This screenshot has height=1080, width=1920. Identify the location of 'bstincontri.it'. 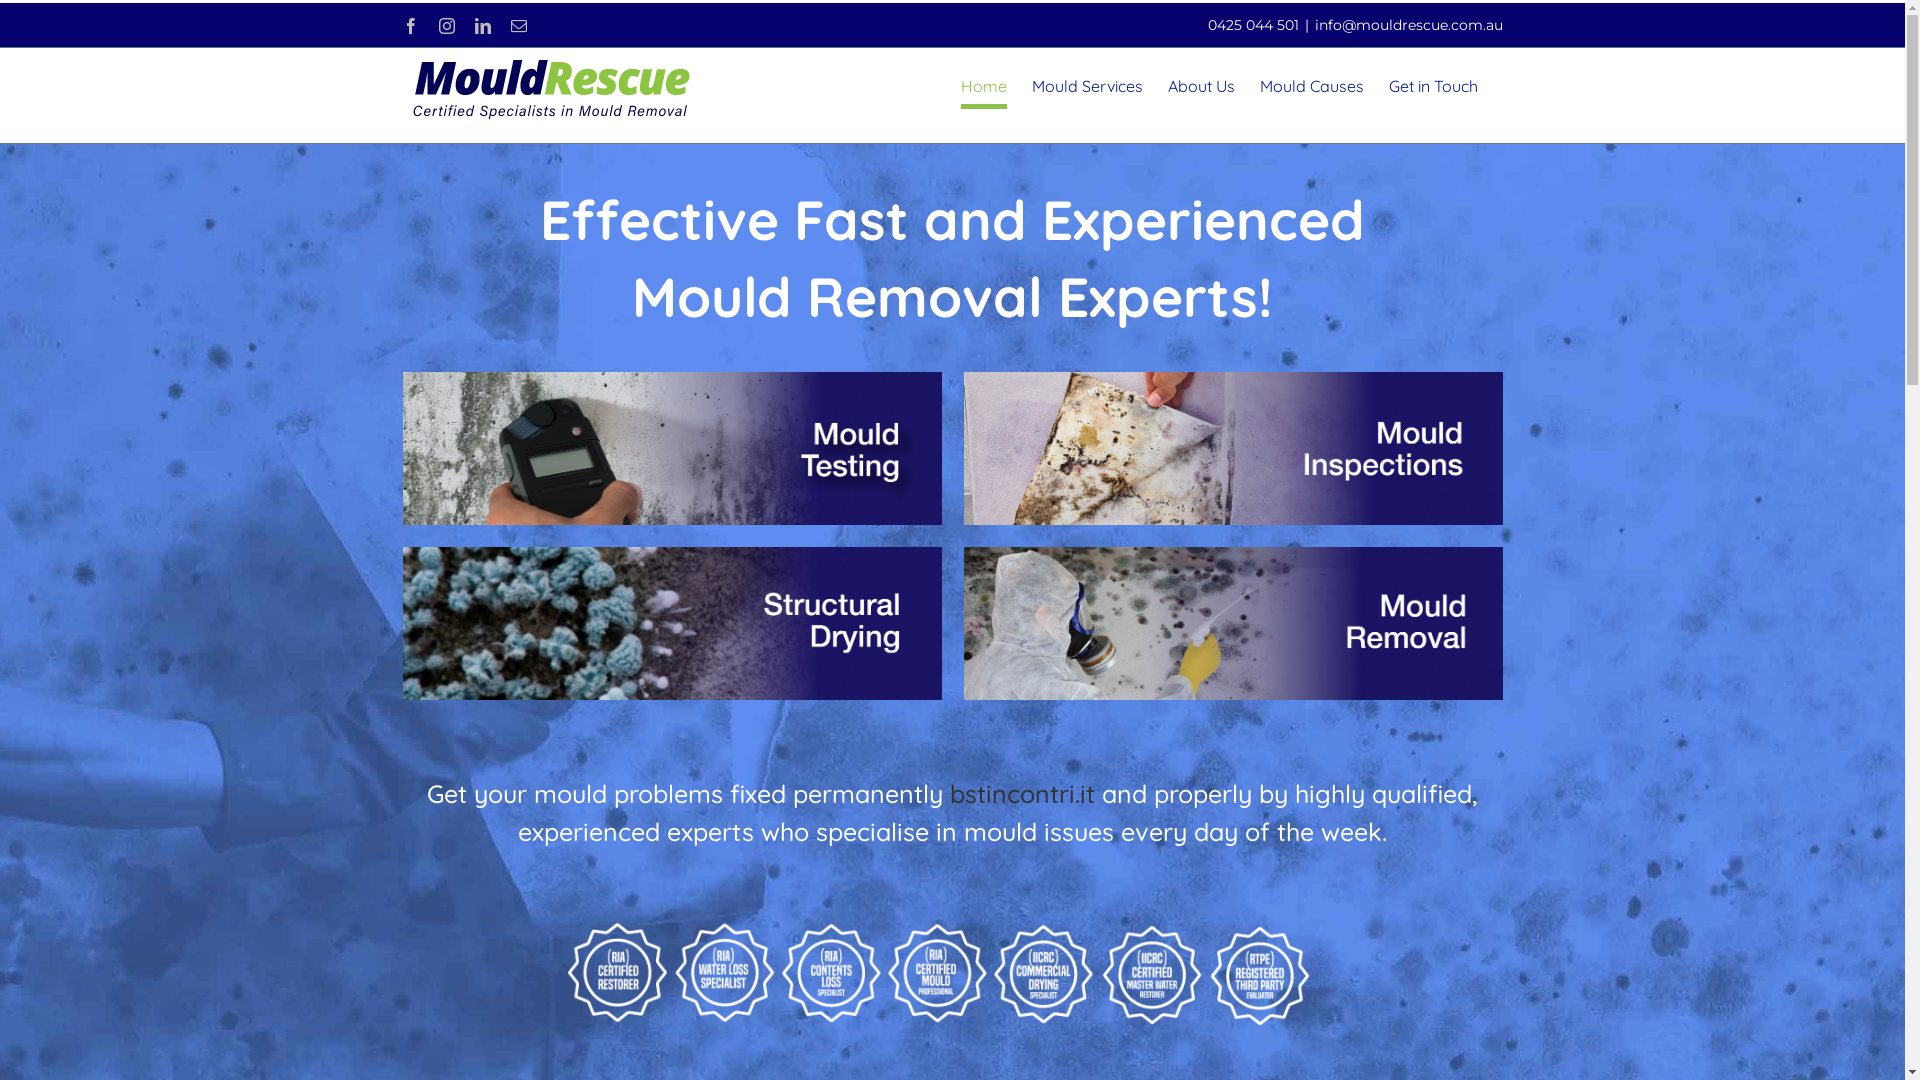
(1022, 792).